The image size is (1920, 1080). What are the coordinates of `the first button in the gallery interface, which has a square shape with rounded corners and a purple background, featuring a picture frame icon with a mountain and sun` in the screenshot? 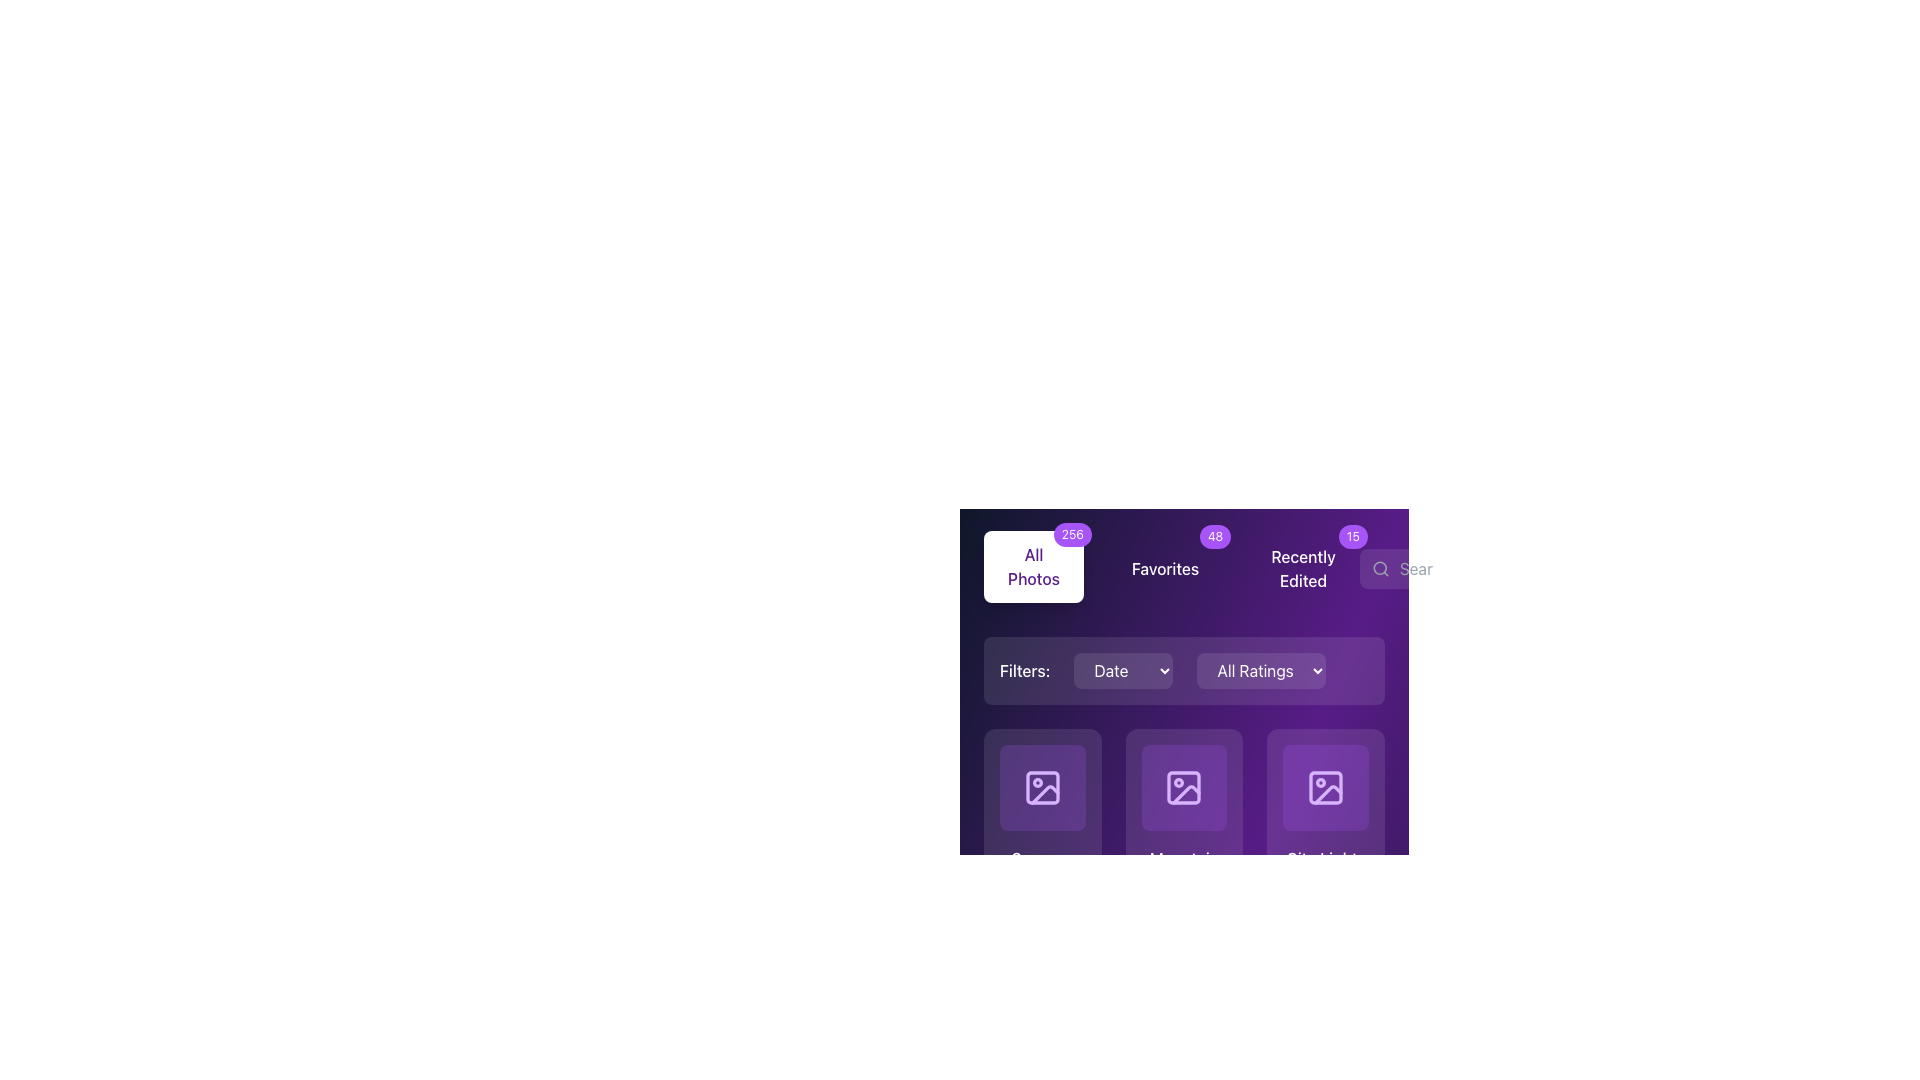 It's located at (1041, 786).